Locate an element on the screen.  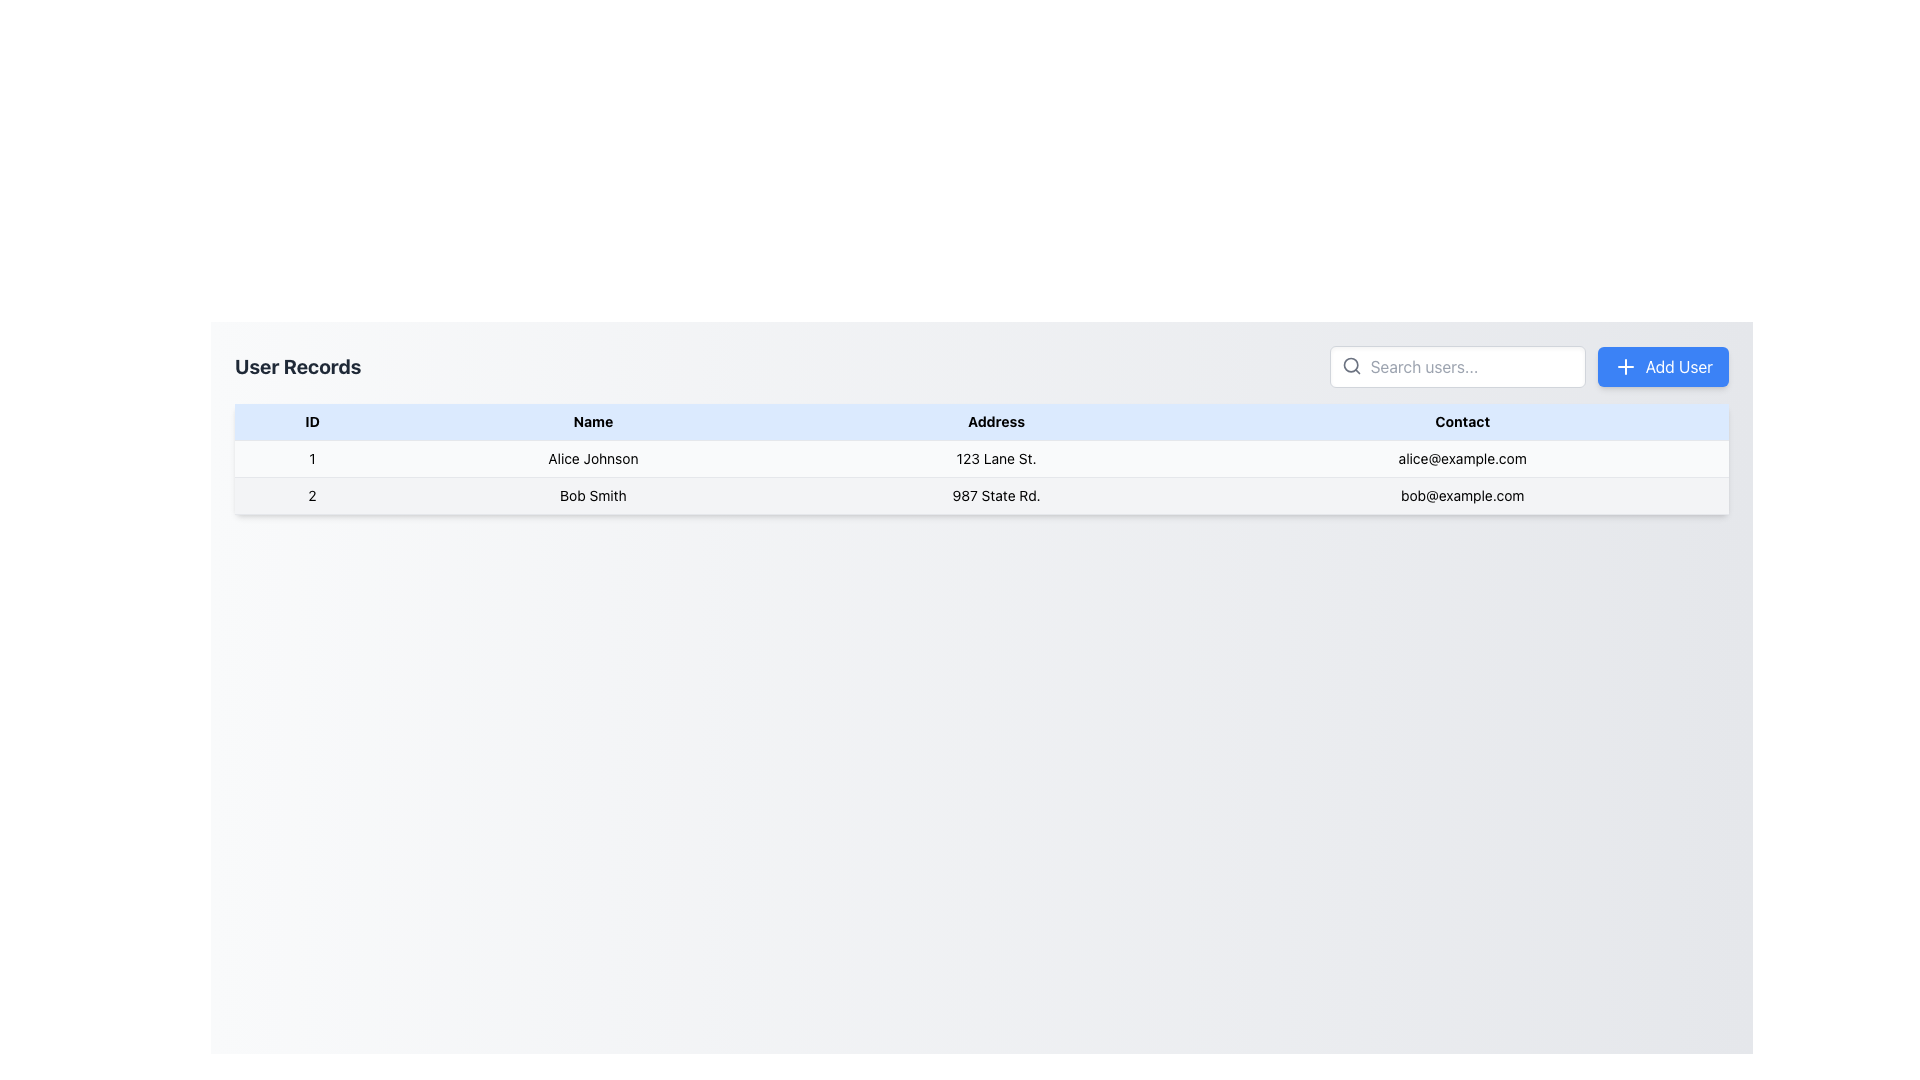
the Text Label displaying the user's name in the second row and second column of the record table, which is located below 'Alice Johnson' and before '987 State Rd.' is located at coordinates (592, 495).